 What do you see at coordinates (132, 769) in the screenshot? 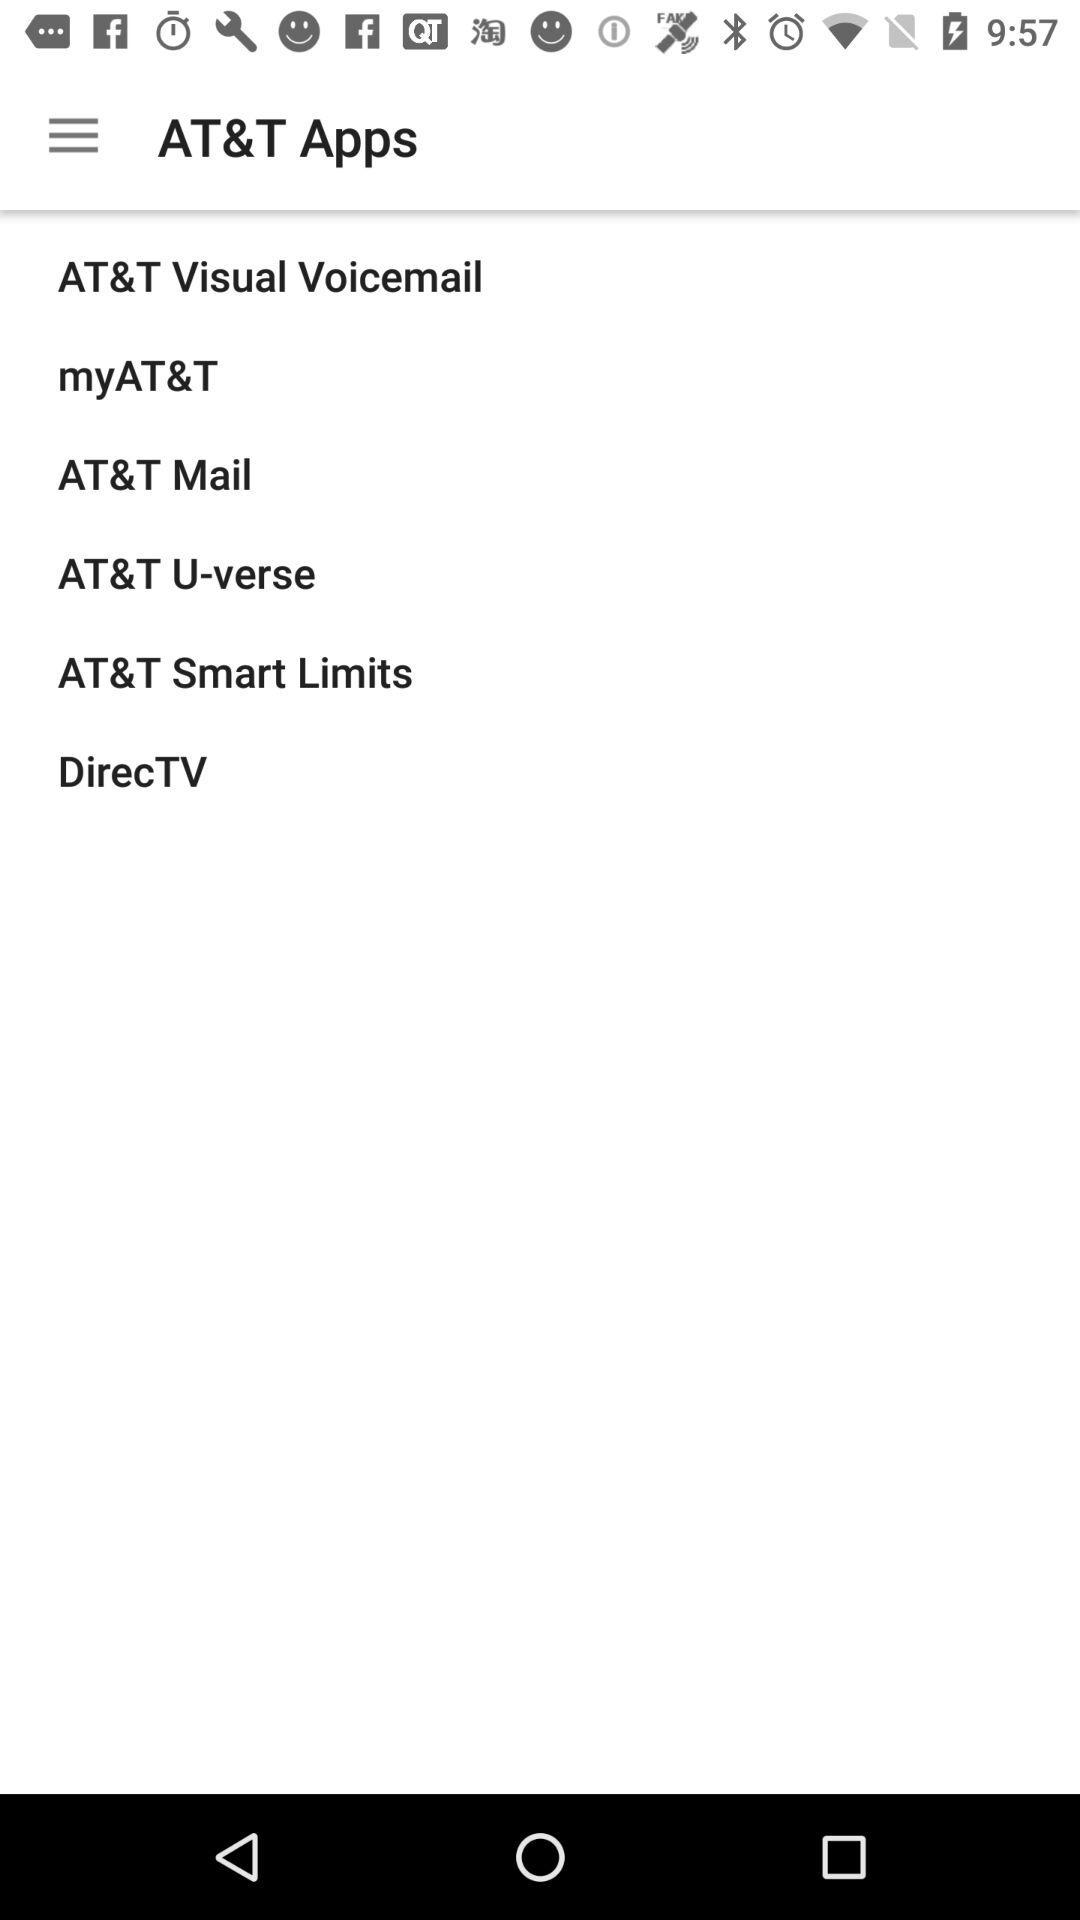
I see `the item below at t smart icon` at bounding box center [132, 769].